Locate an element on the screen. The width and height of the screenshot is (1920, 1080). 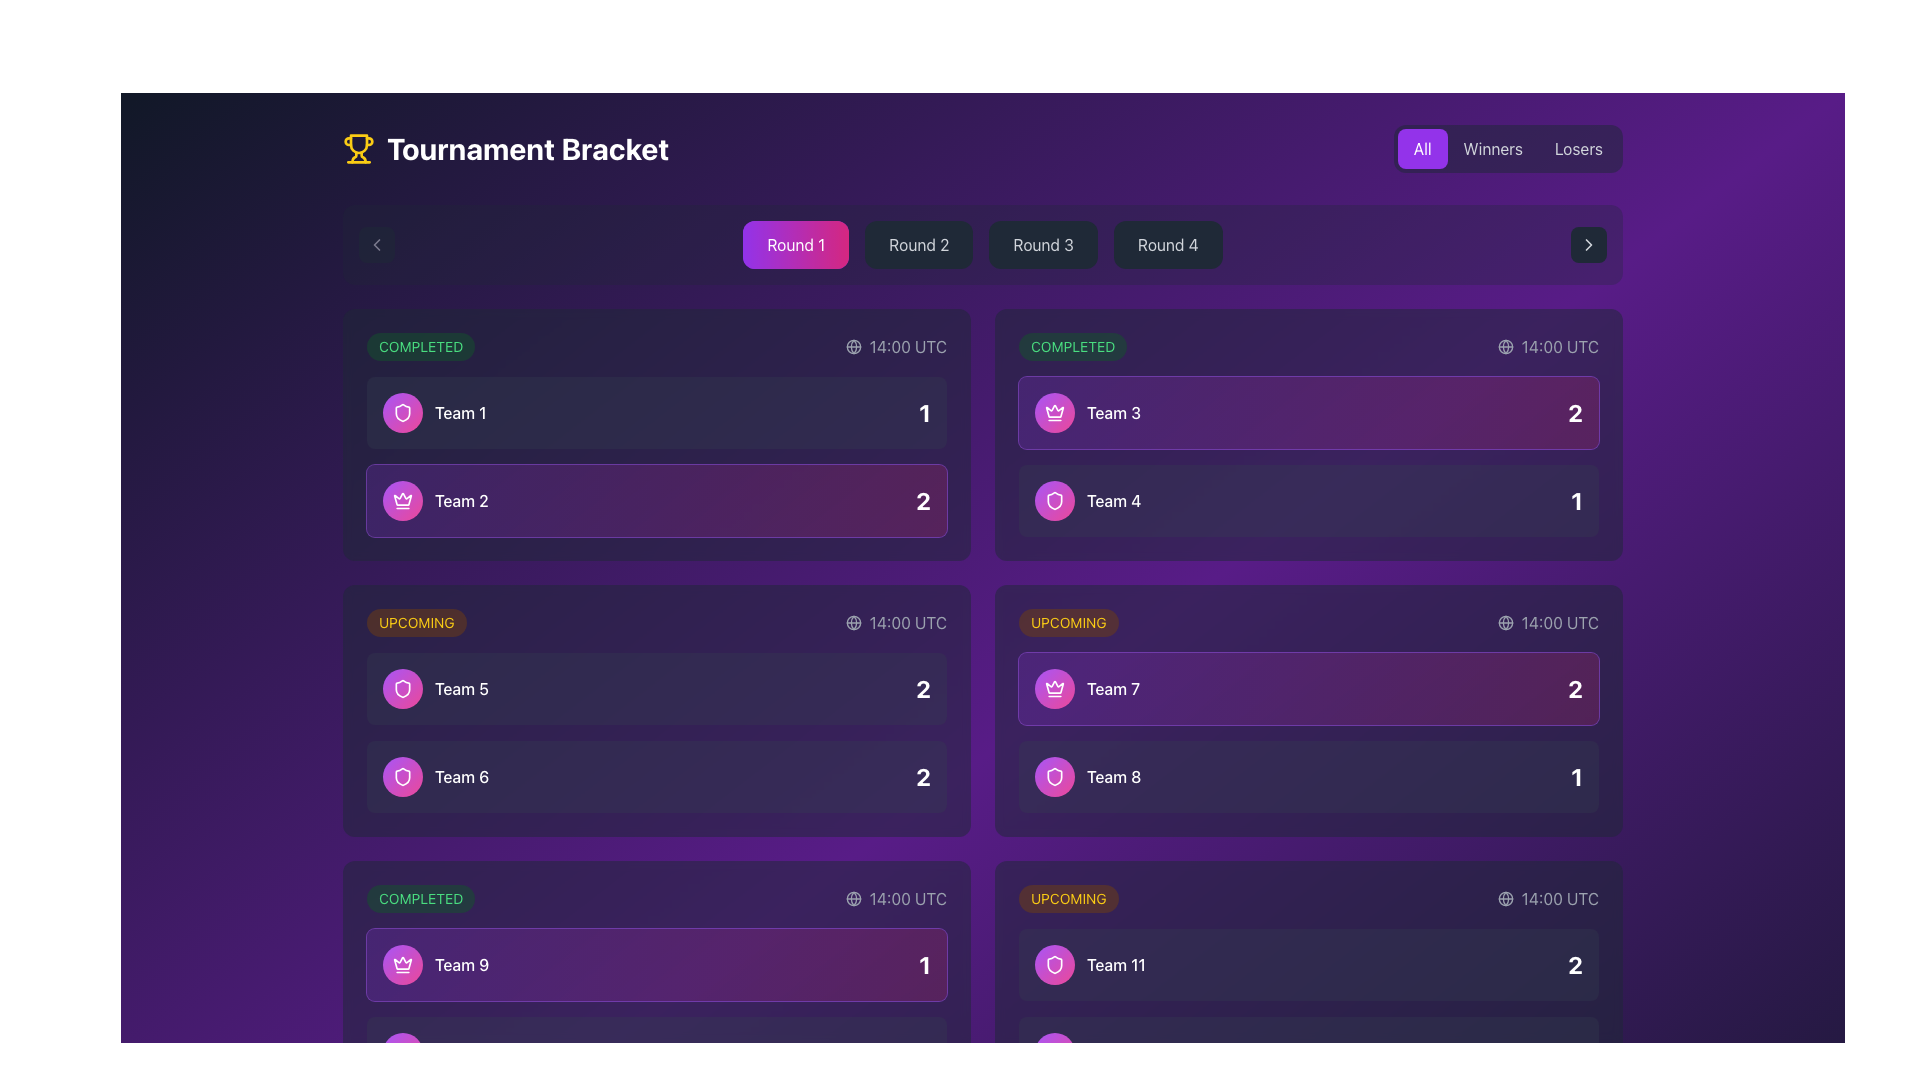
the navigation button that allows users to proceed to the next set of rounds or categories for keyboard navigation is located at coordinates (1587, 244).